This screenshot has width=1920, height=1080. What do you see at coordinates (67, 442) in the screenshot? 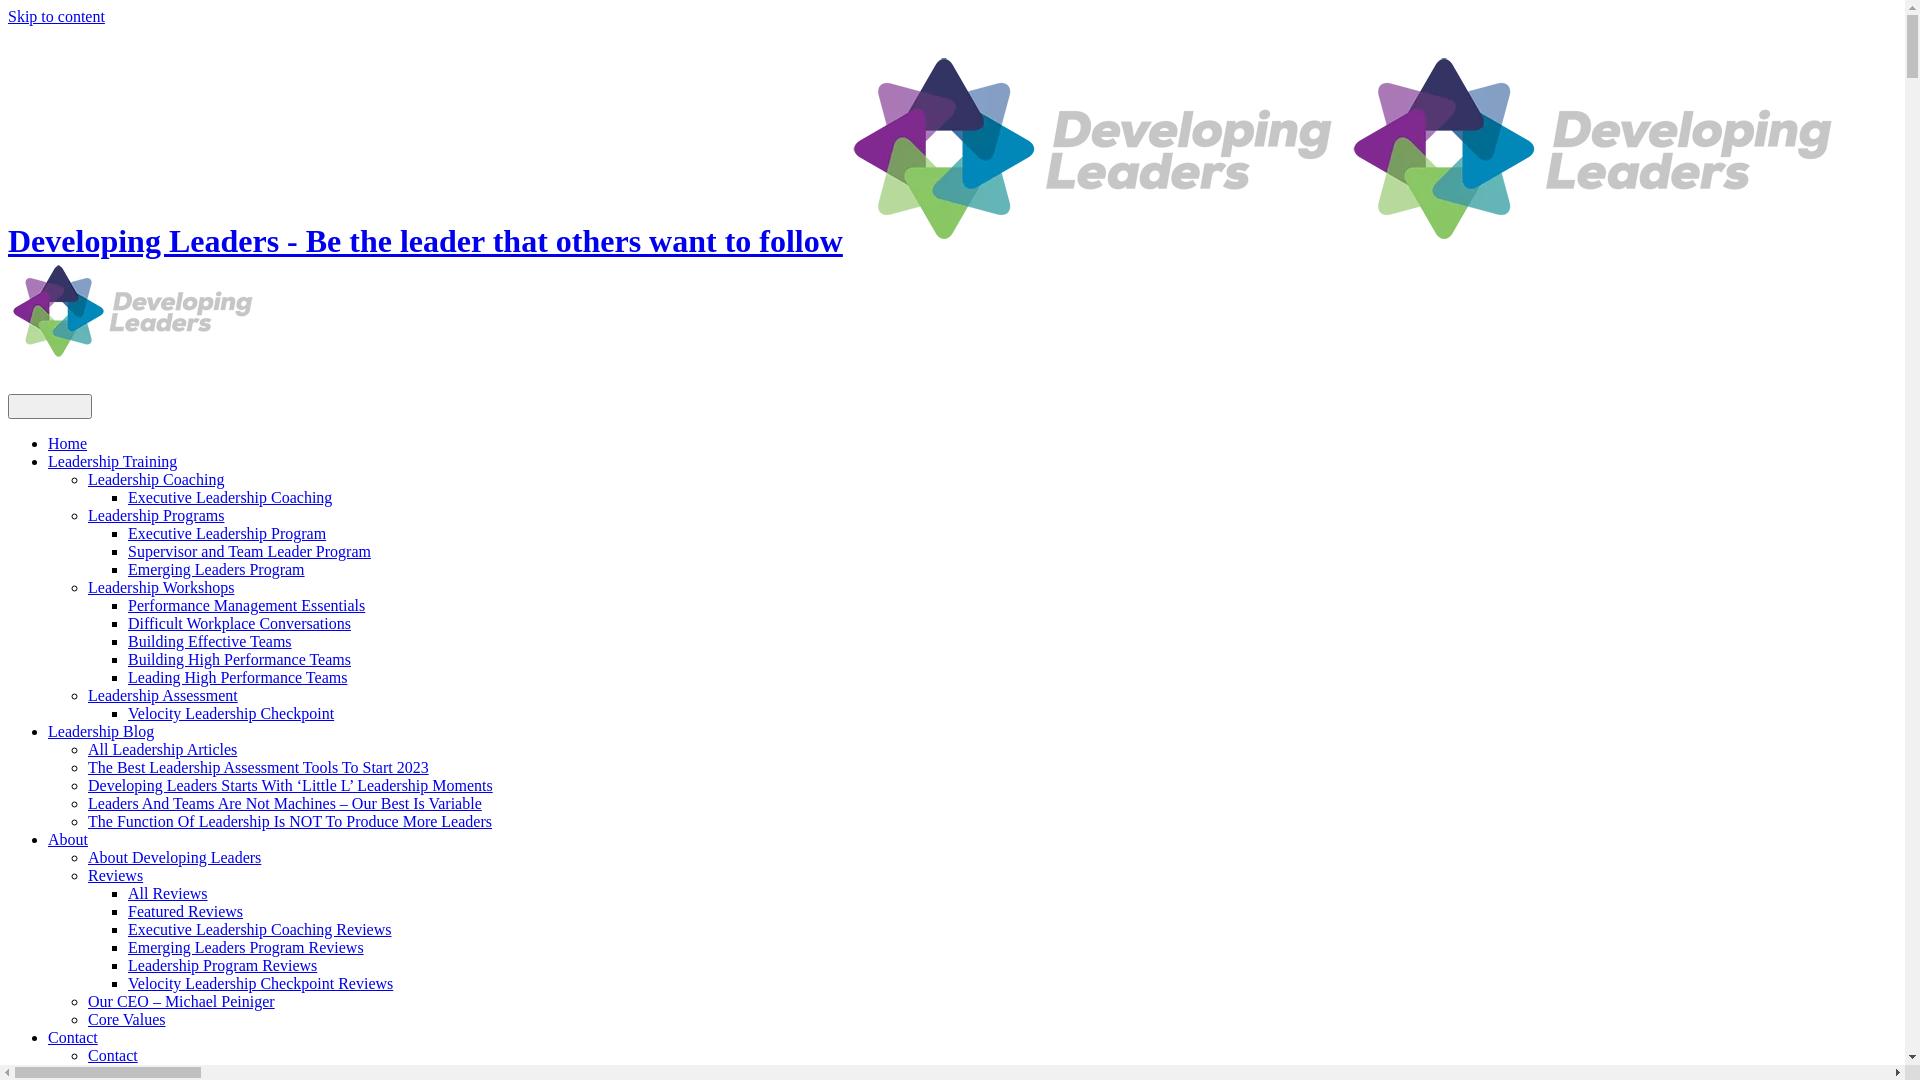
I see `'Home'` at bounding box center [67, 442].